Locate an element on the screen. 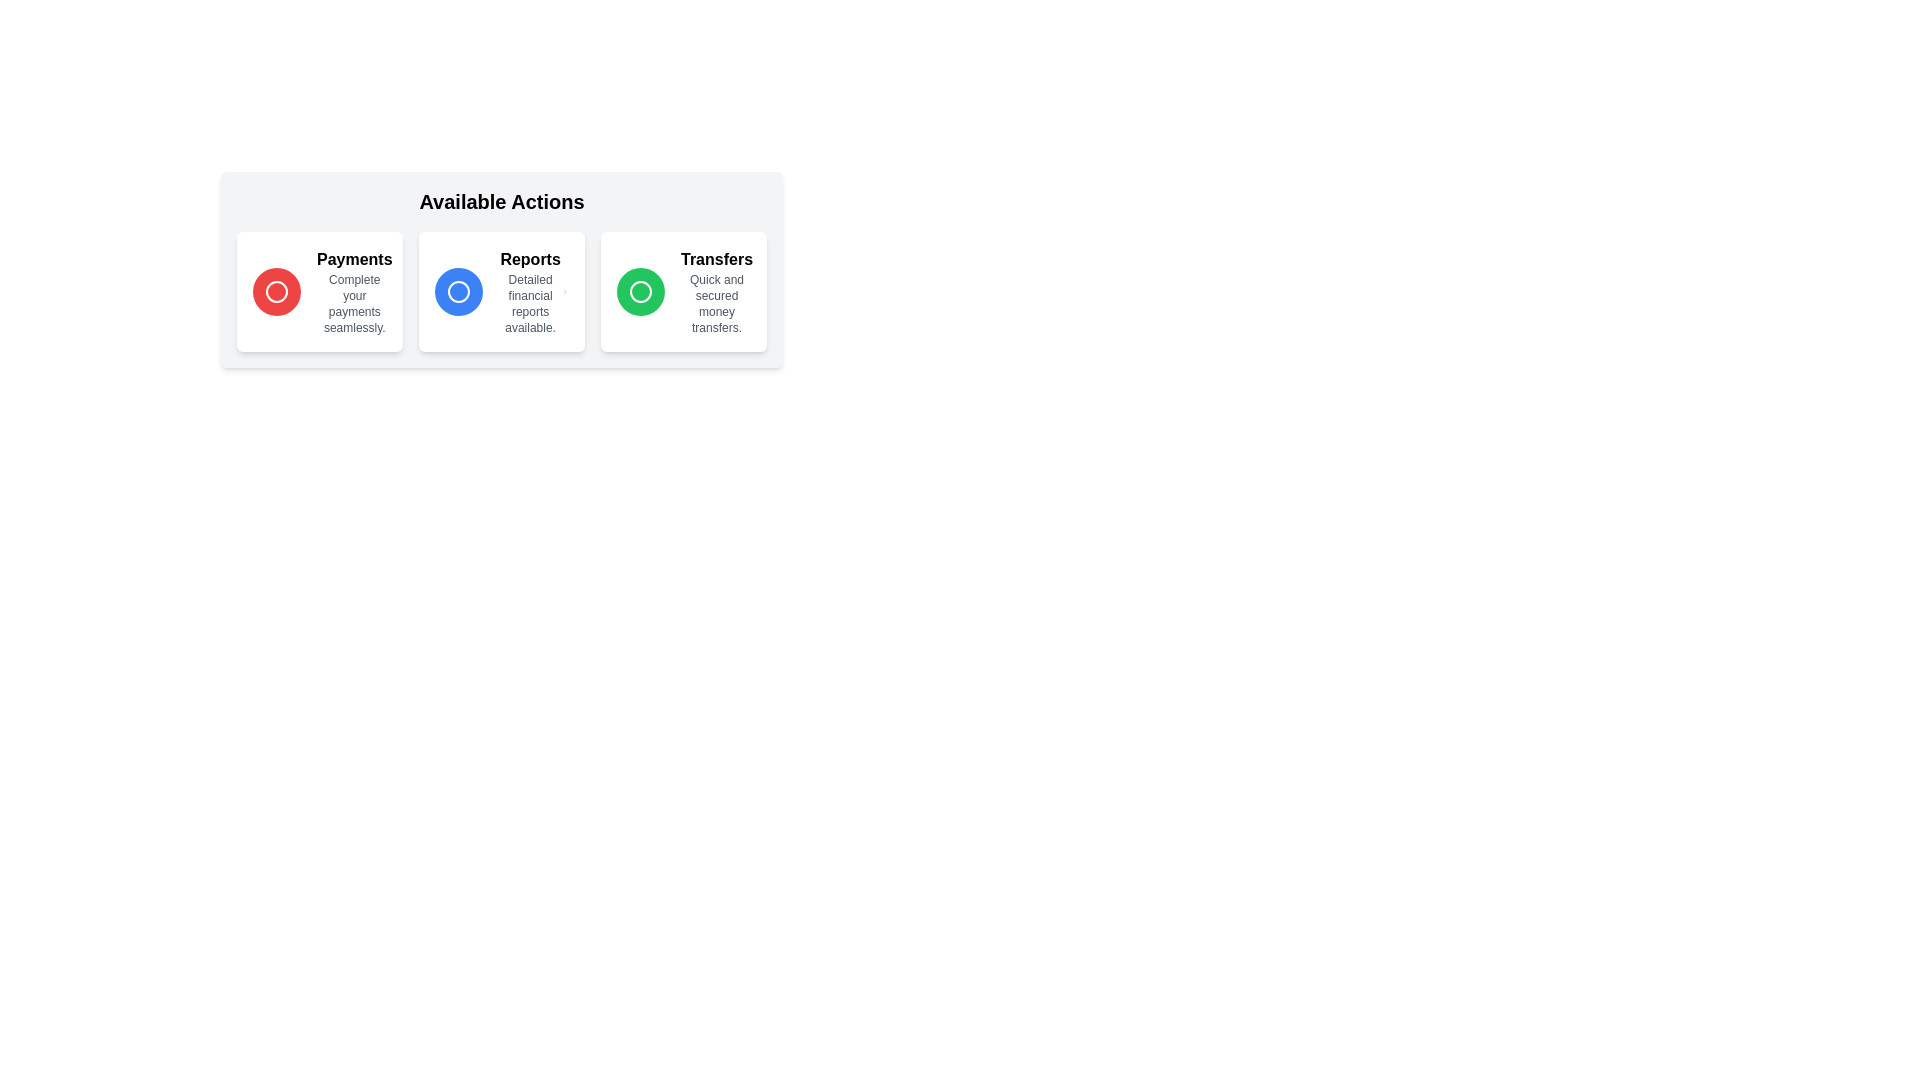 The image size is (1920, 1080). any section of the Grid Layout located below the 'Available Actions' title is located at coordinates (502, 292).